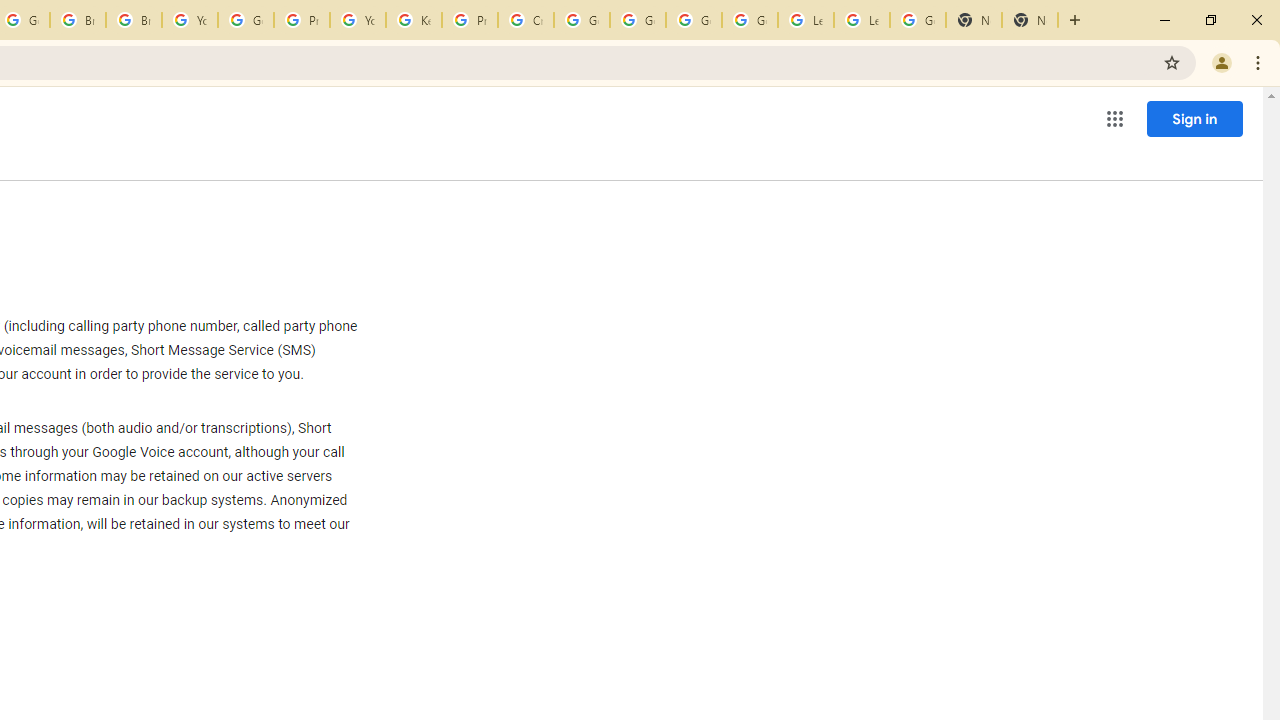 The height and width of the screenshot is (720, 1280). I want to click on 'Create your Google Account', so click(526, 20).